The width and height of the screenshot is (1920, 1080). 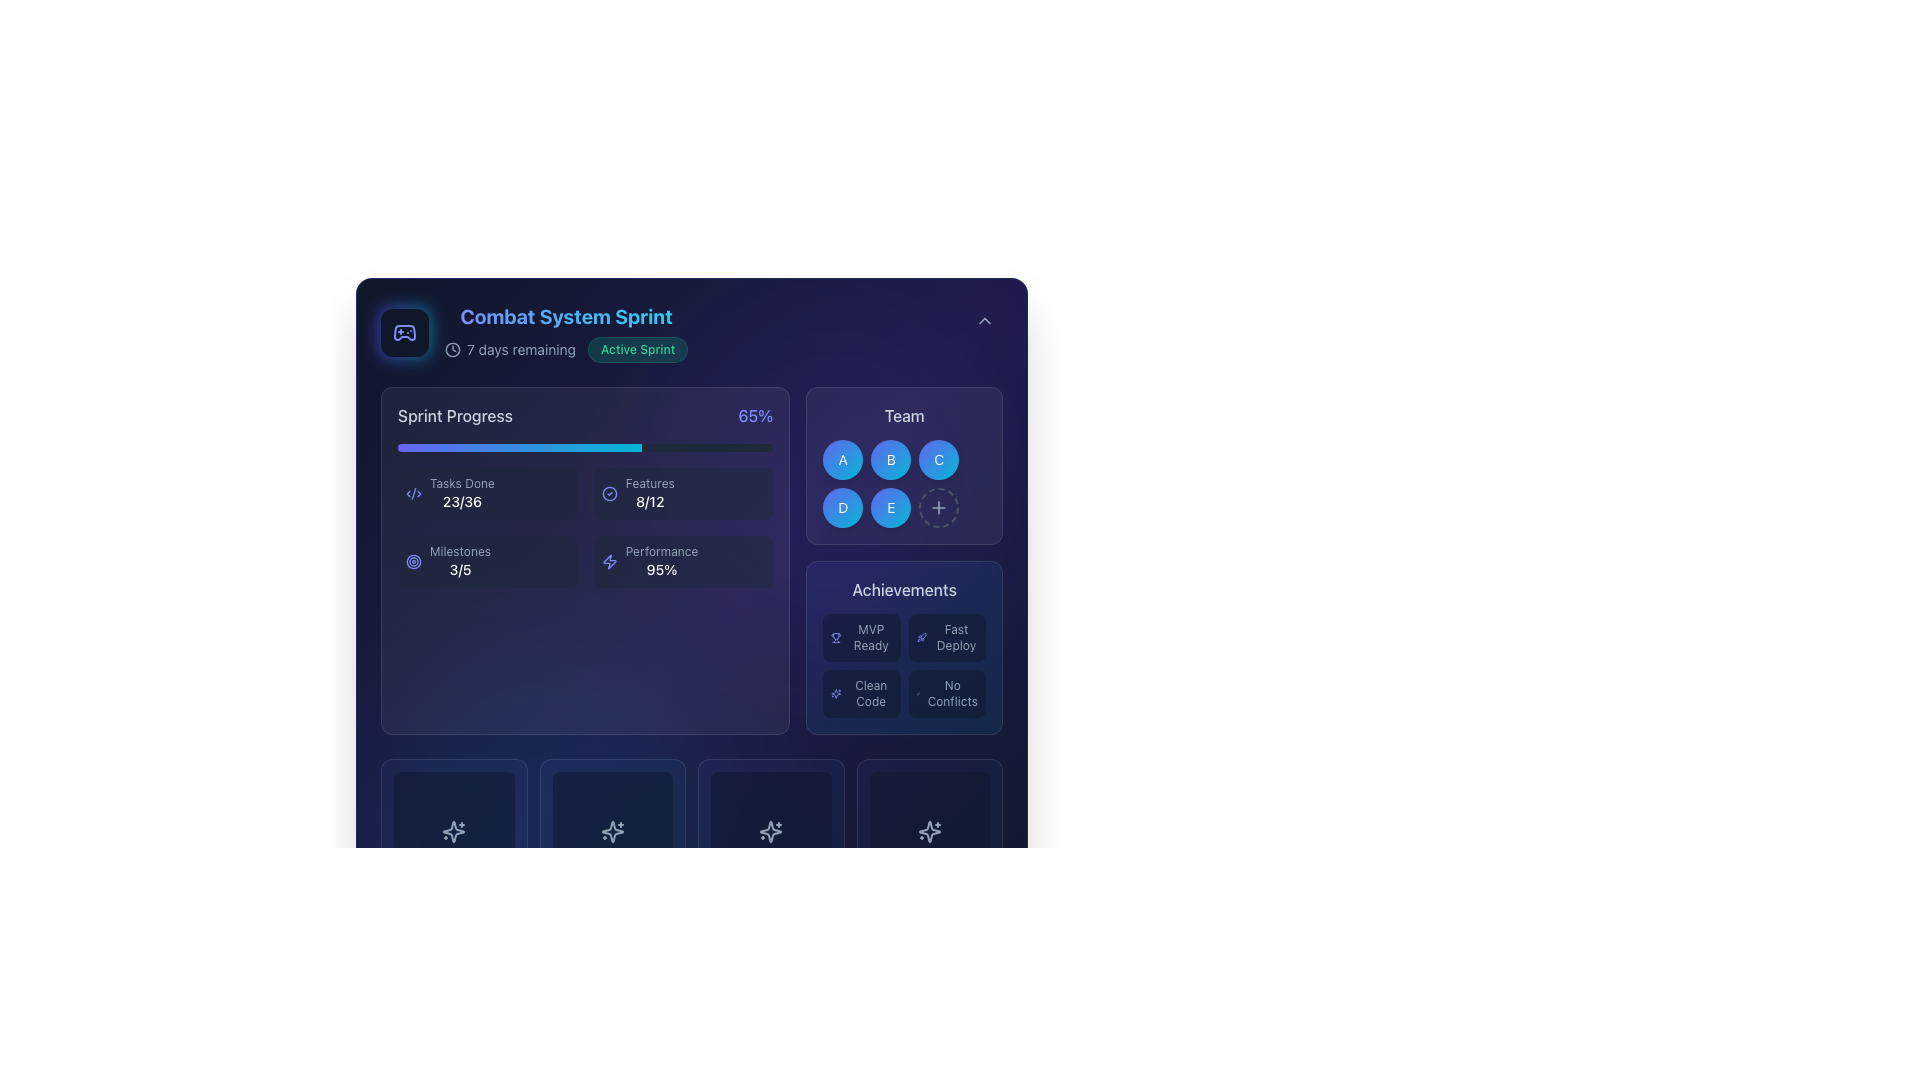 I want to click on the 'MVP Ready' button-like component with a trophy icon in the 'Achievements' section, so click(x=862, y=637).